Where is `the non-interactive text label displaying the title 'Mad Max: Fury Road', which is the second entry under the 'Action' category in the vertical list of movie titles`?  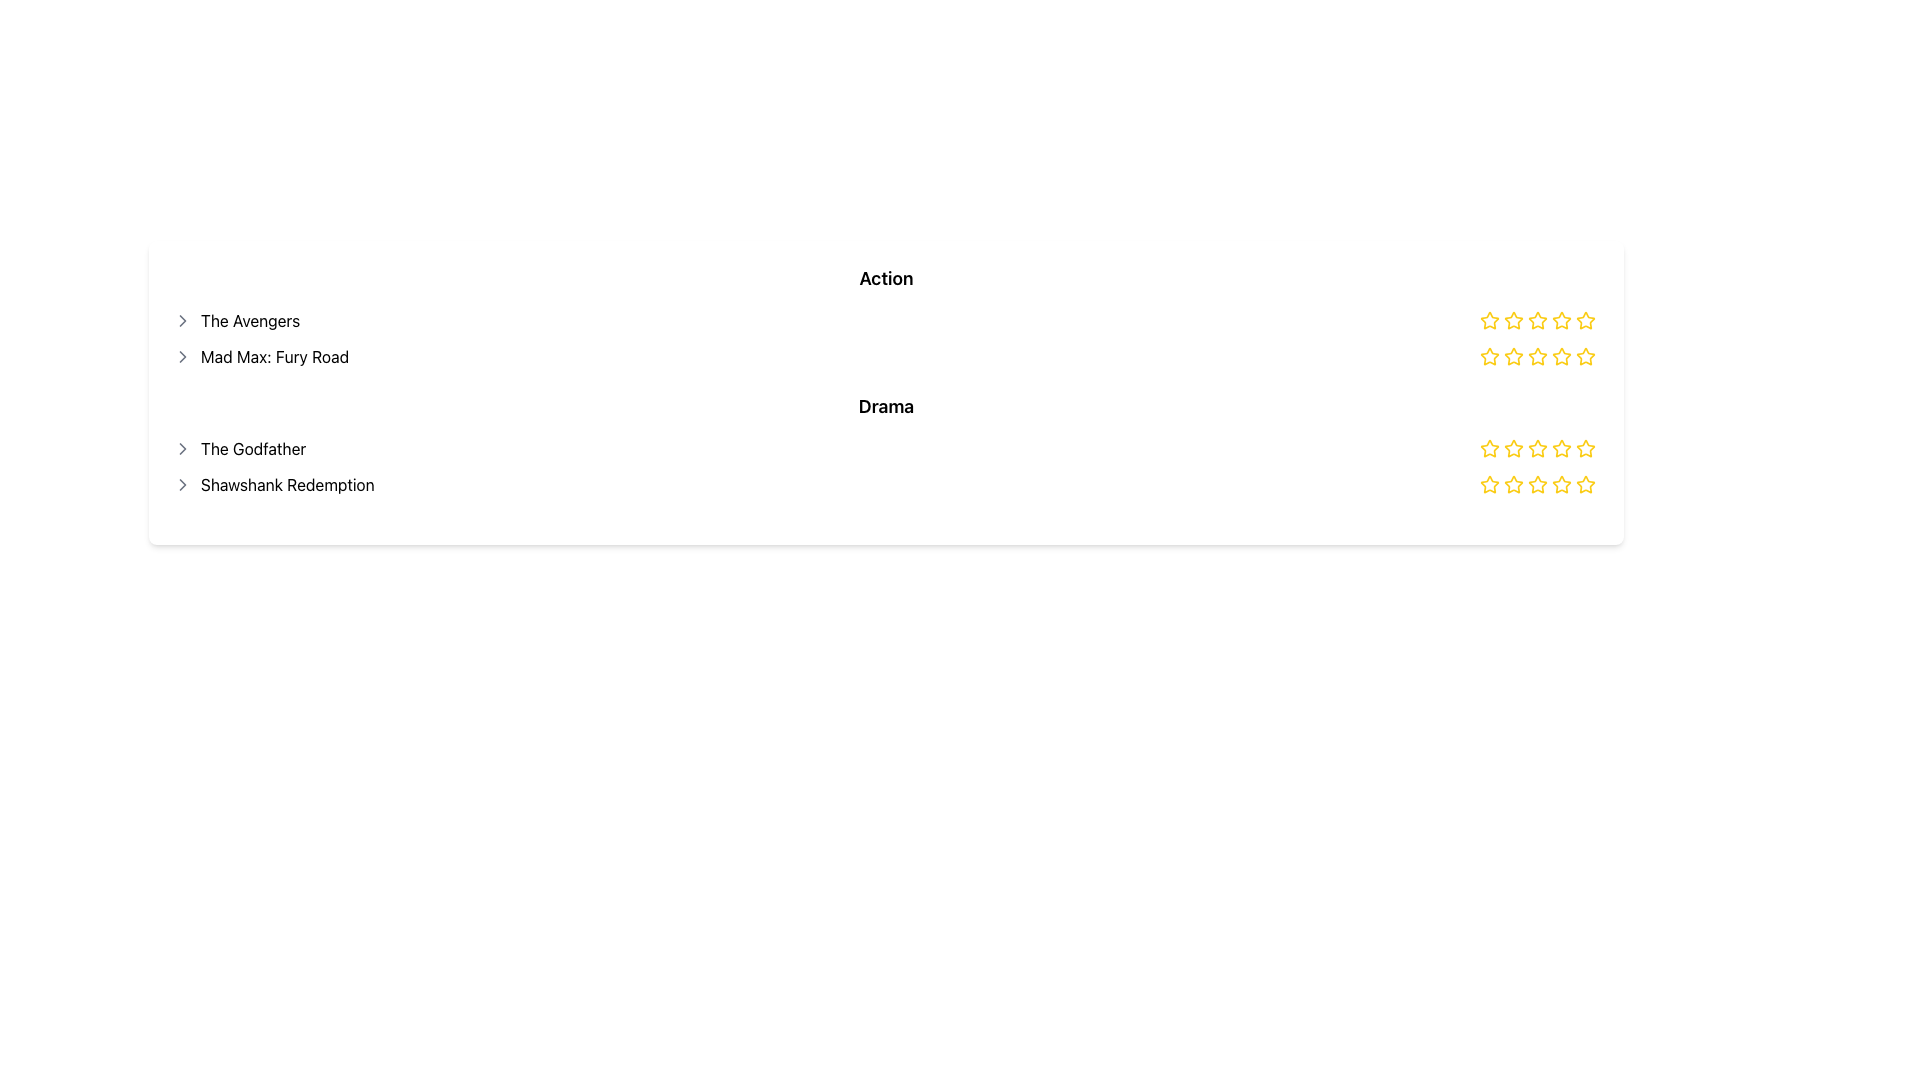
the non-interactive text label displaying the title 'Mad Max: Fury Road', which is the second entry under the 'Action' category in the vertical list of movie titles is located at coordinates (274, 356).